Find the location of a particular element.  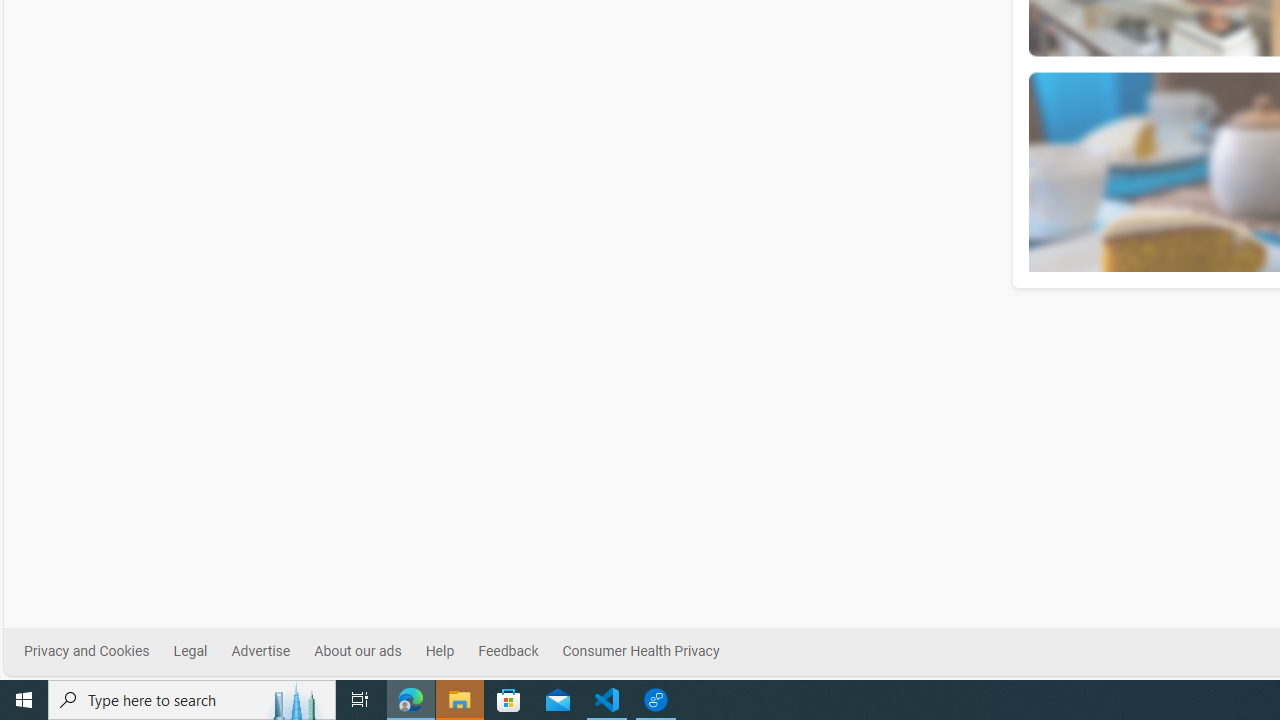

'About our ads' is located at coordinates (357, 651).